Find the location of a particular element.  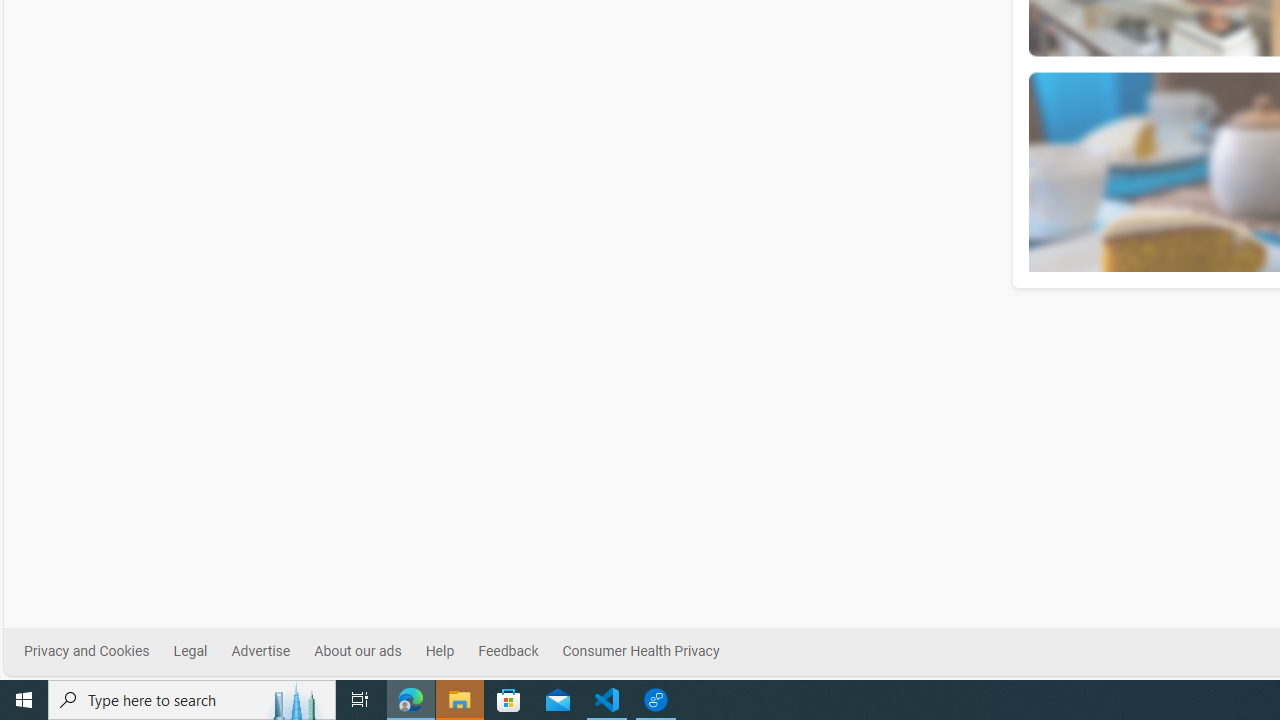

'About our ads' is located at coordinates (357, 651).